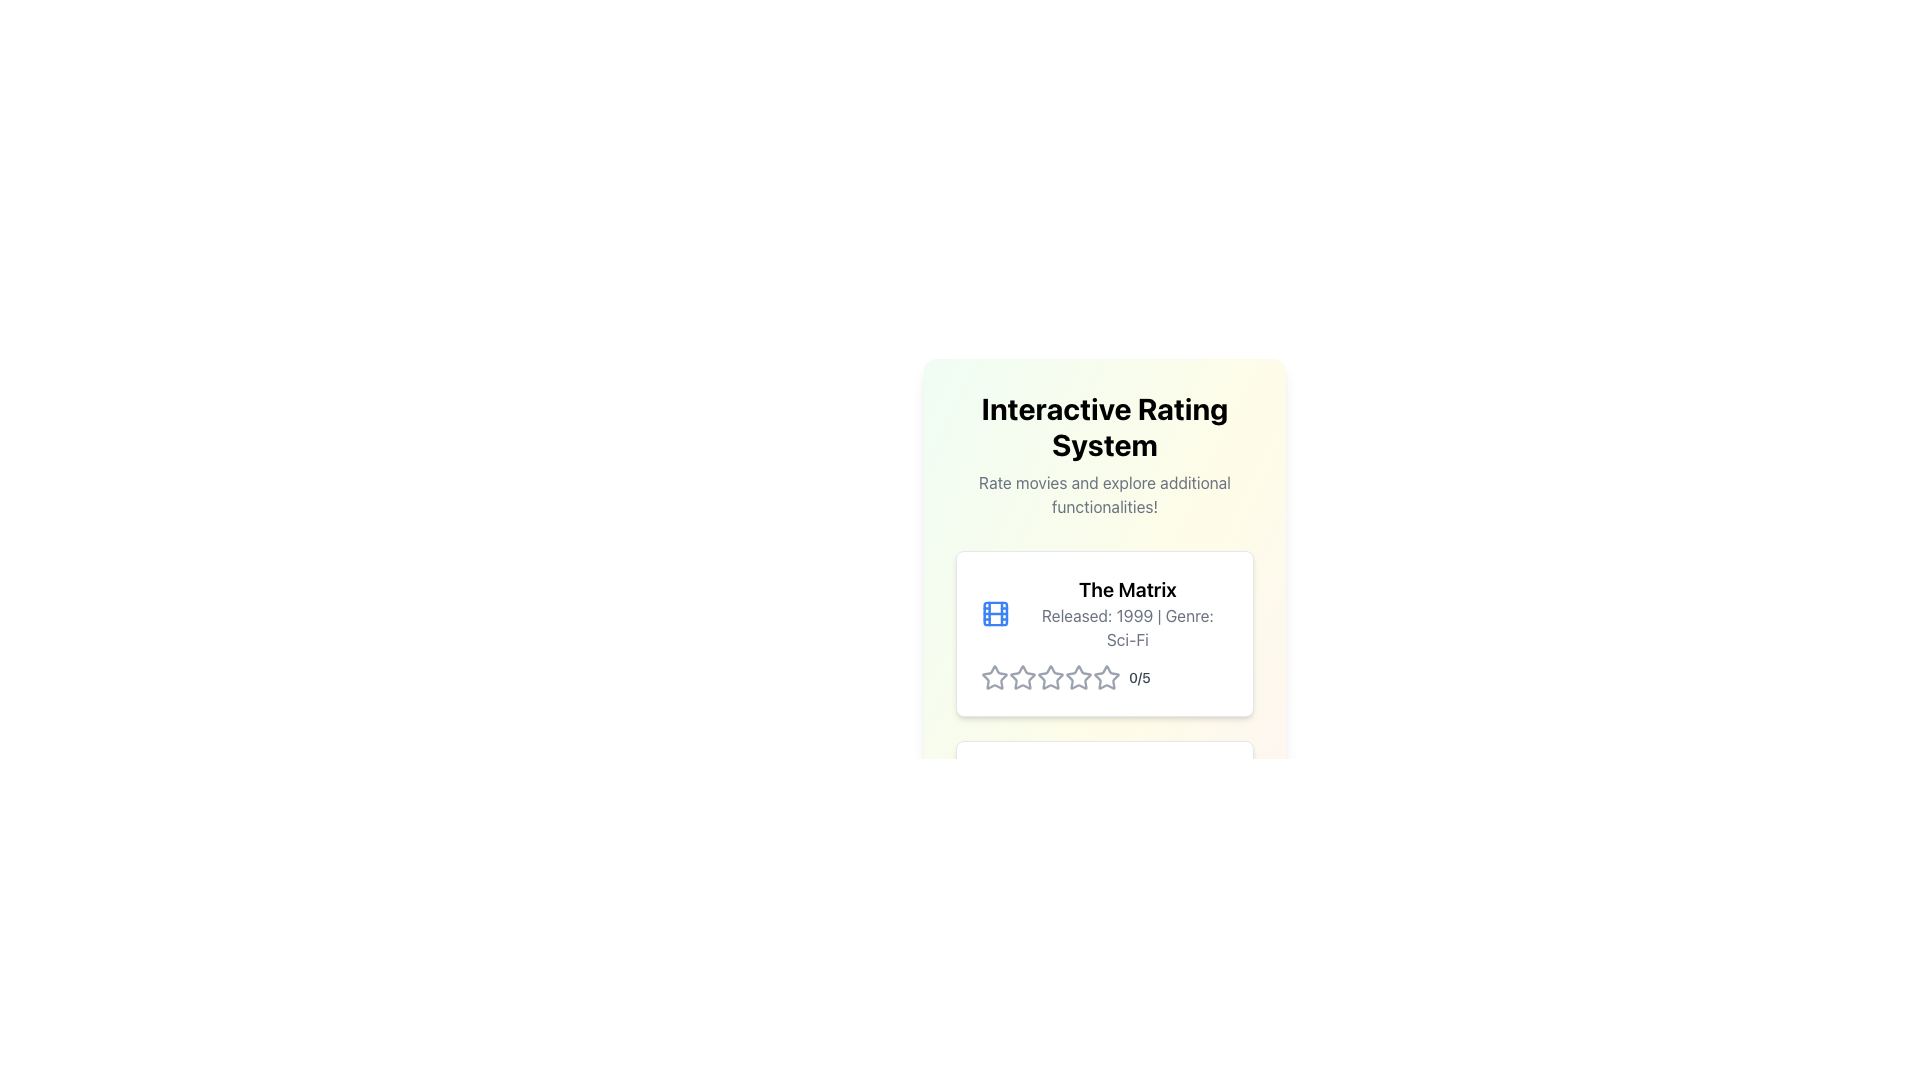 The width and height of the screenshot is (1920, 1080). I want to click on the first gray-colored star with a hollow center, so click(1022, 676).